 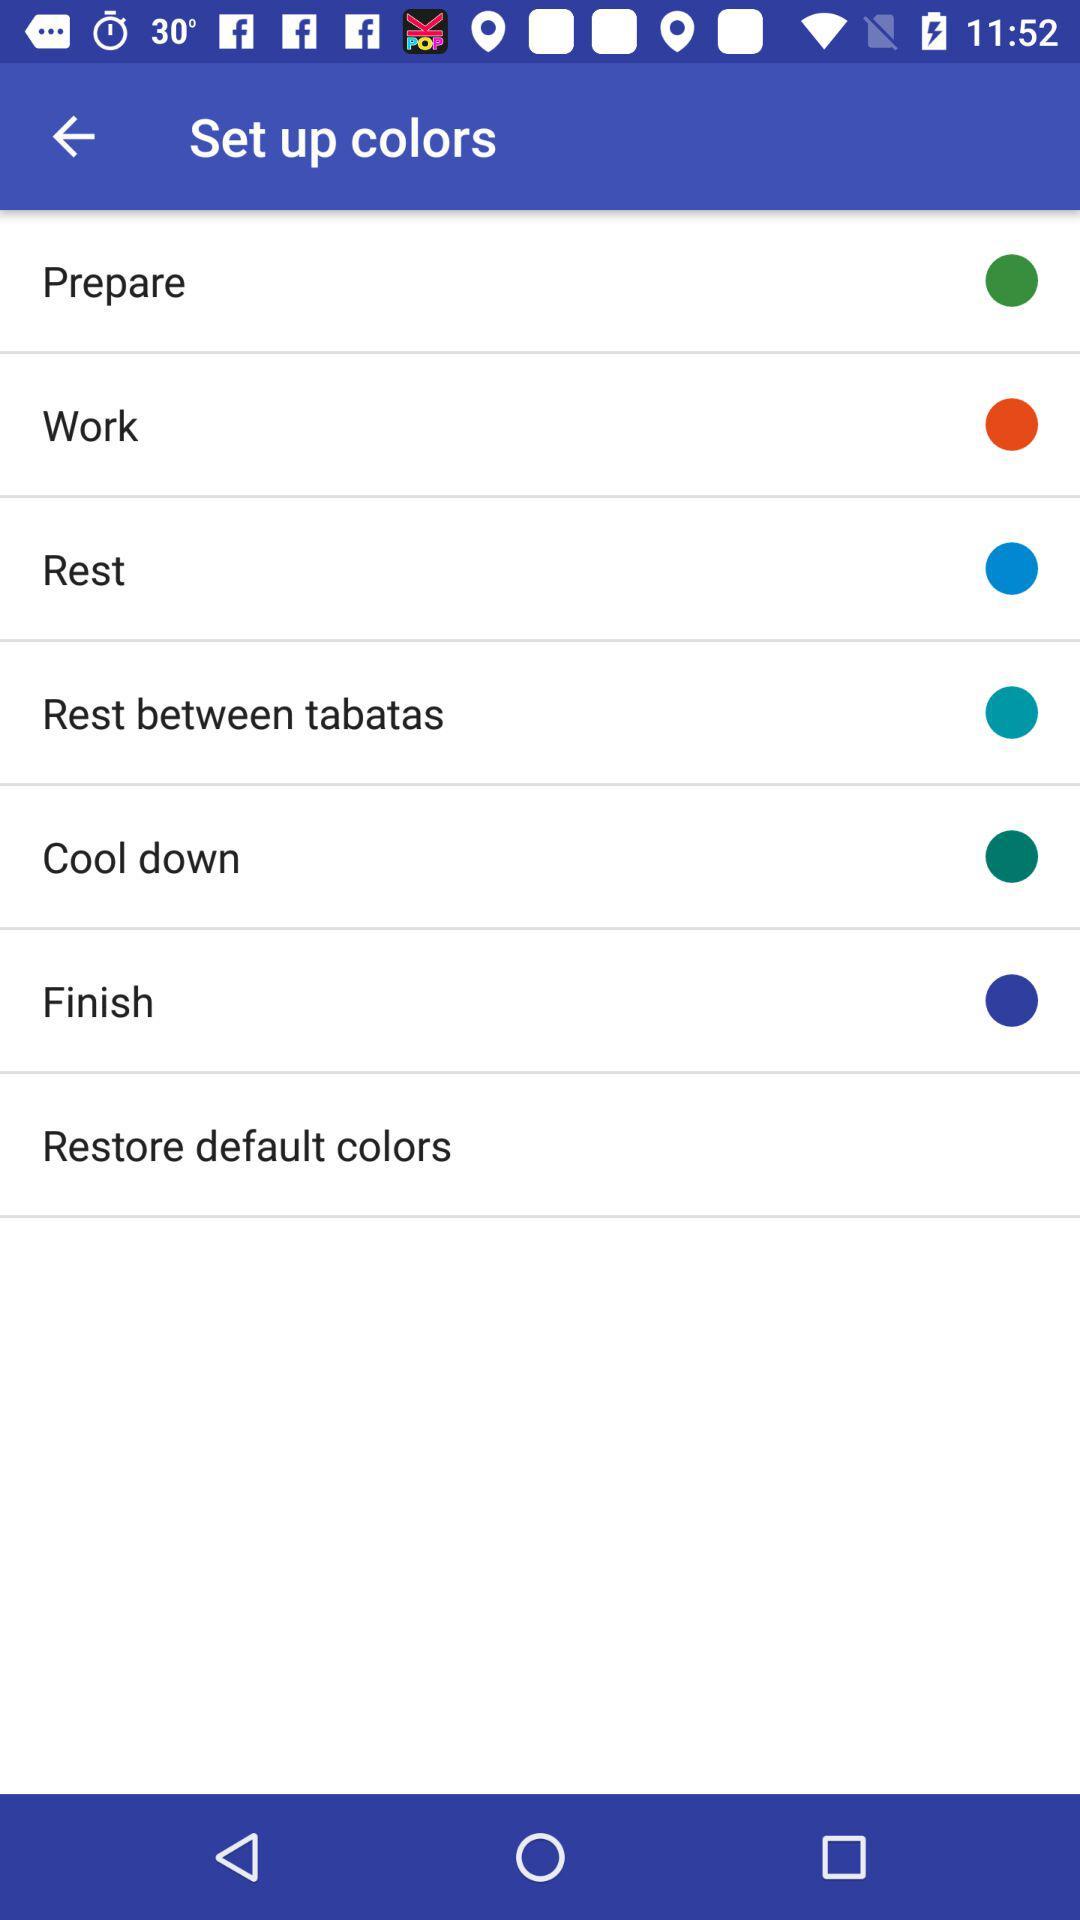 I want to click on the cool down icon, so click(x=140, y=856).